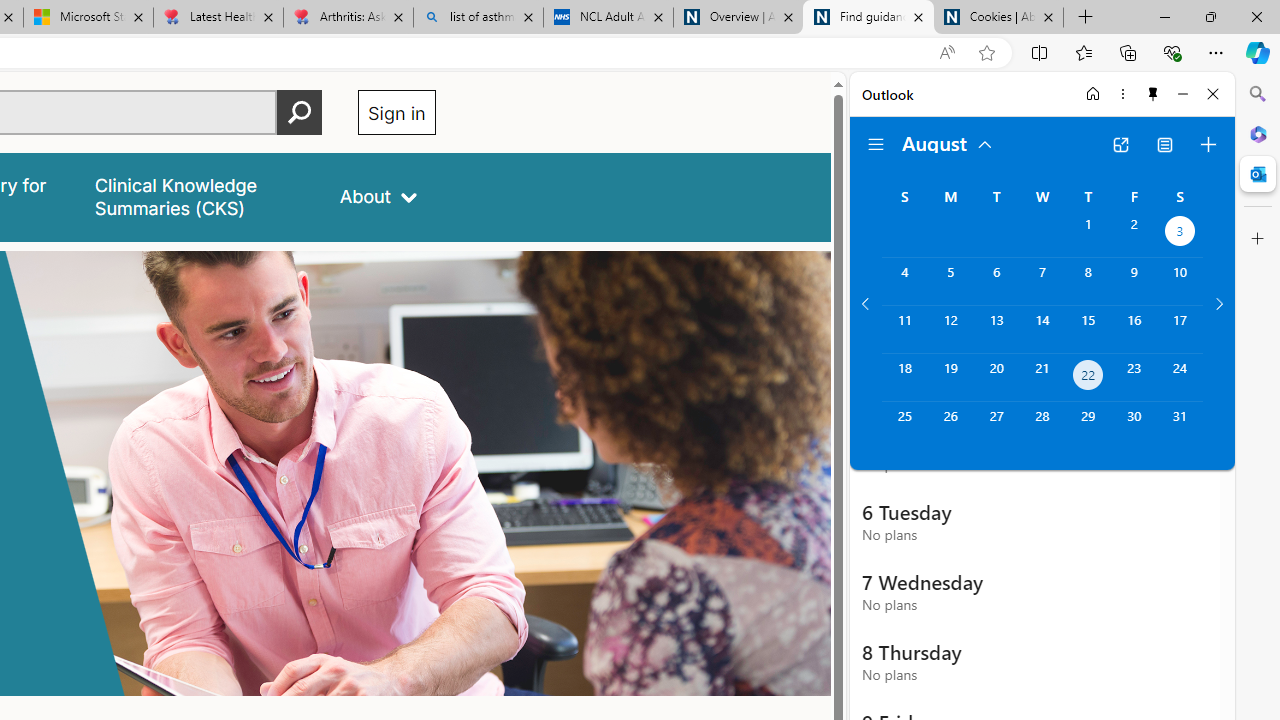  Describe the element at coordinates (949, 377) in the screenshot. I see `'Monday, August 19, 2024. '` at that location.